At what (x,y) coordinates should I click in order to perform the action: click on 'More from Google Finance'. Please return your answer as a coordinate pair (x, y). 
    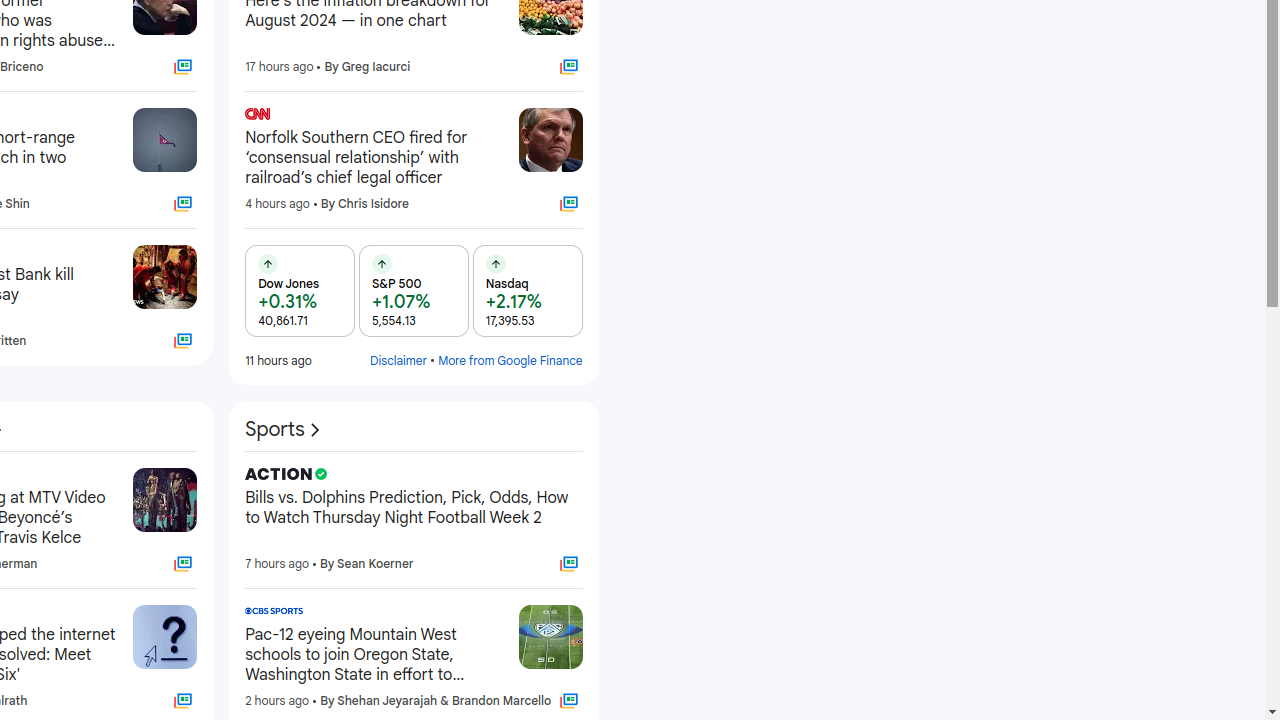
    Looking at the image, I should click on (510, 360).